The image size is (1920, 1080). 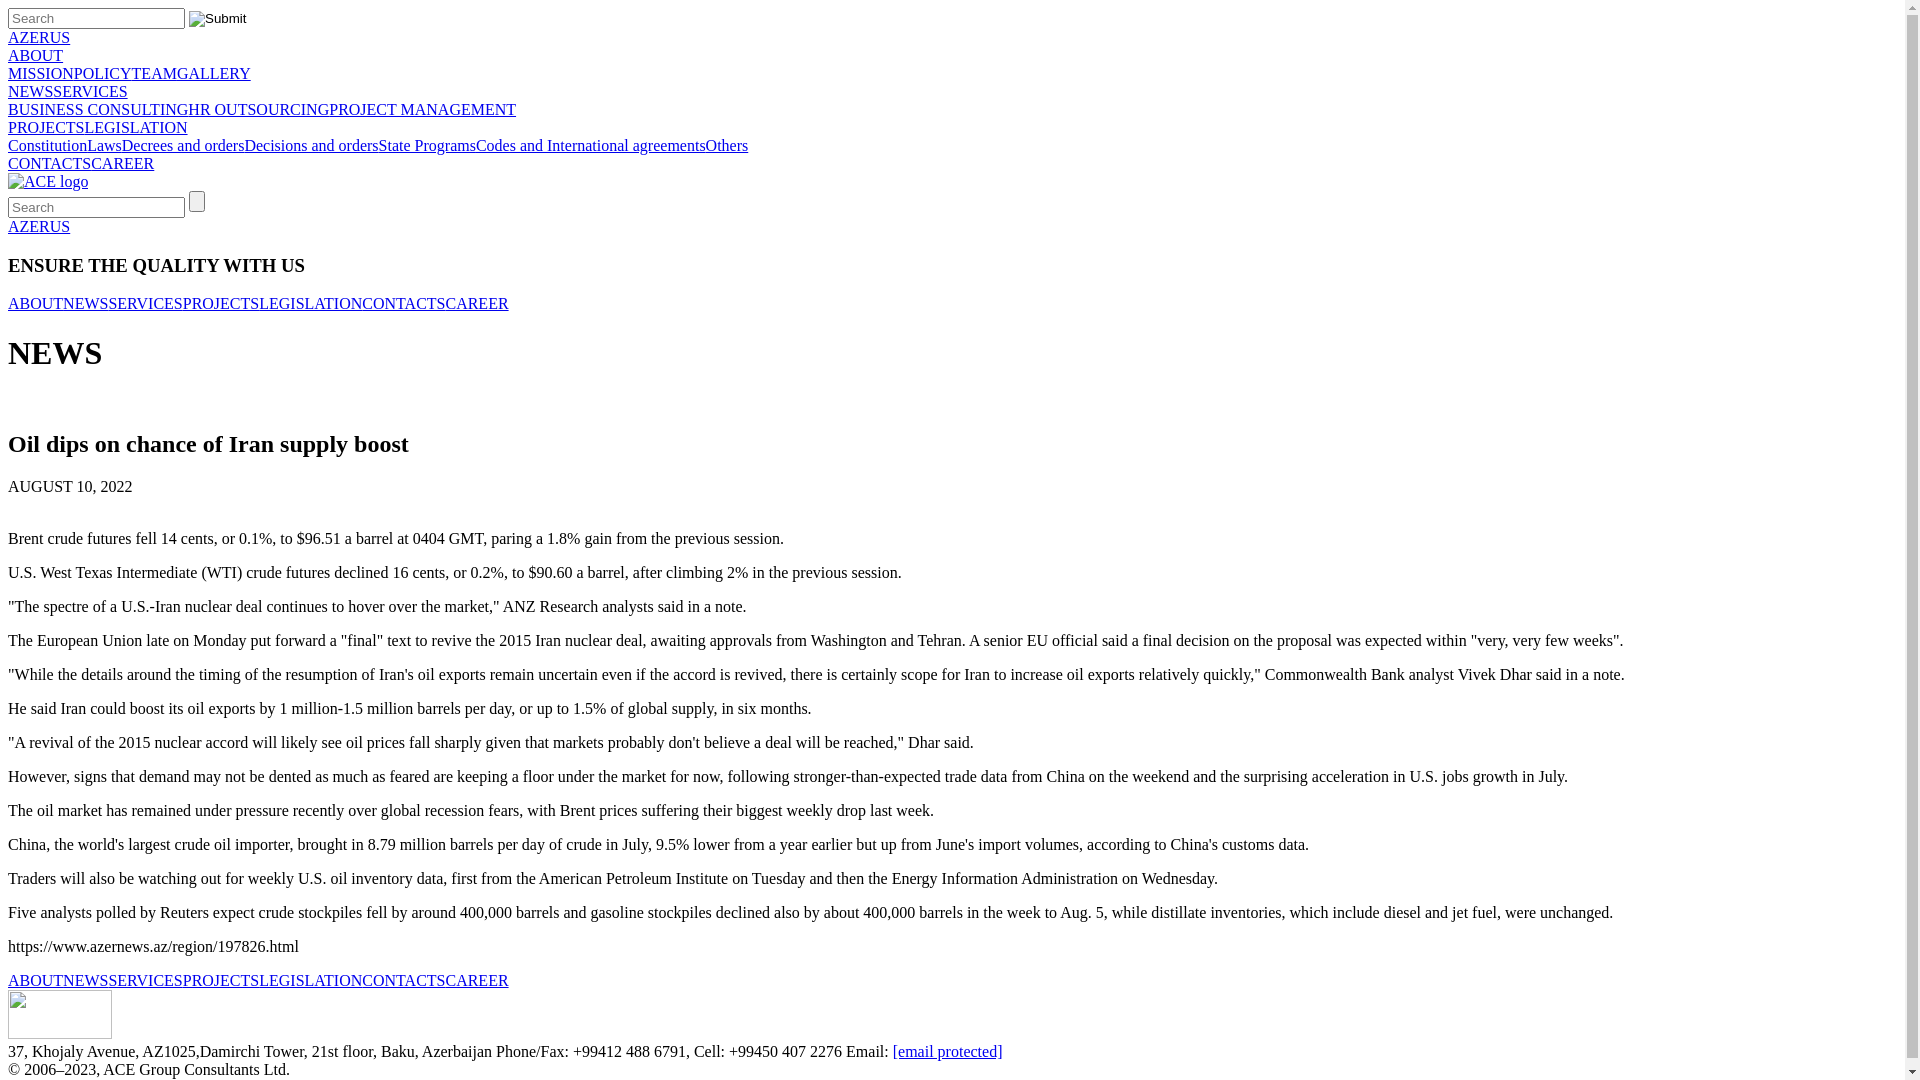 I want to click on 'Decrees and orders', so click(x=120, y=144).